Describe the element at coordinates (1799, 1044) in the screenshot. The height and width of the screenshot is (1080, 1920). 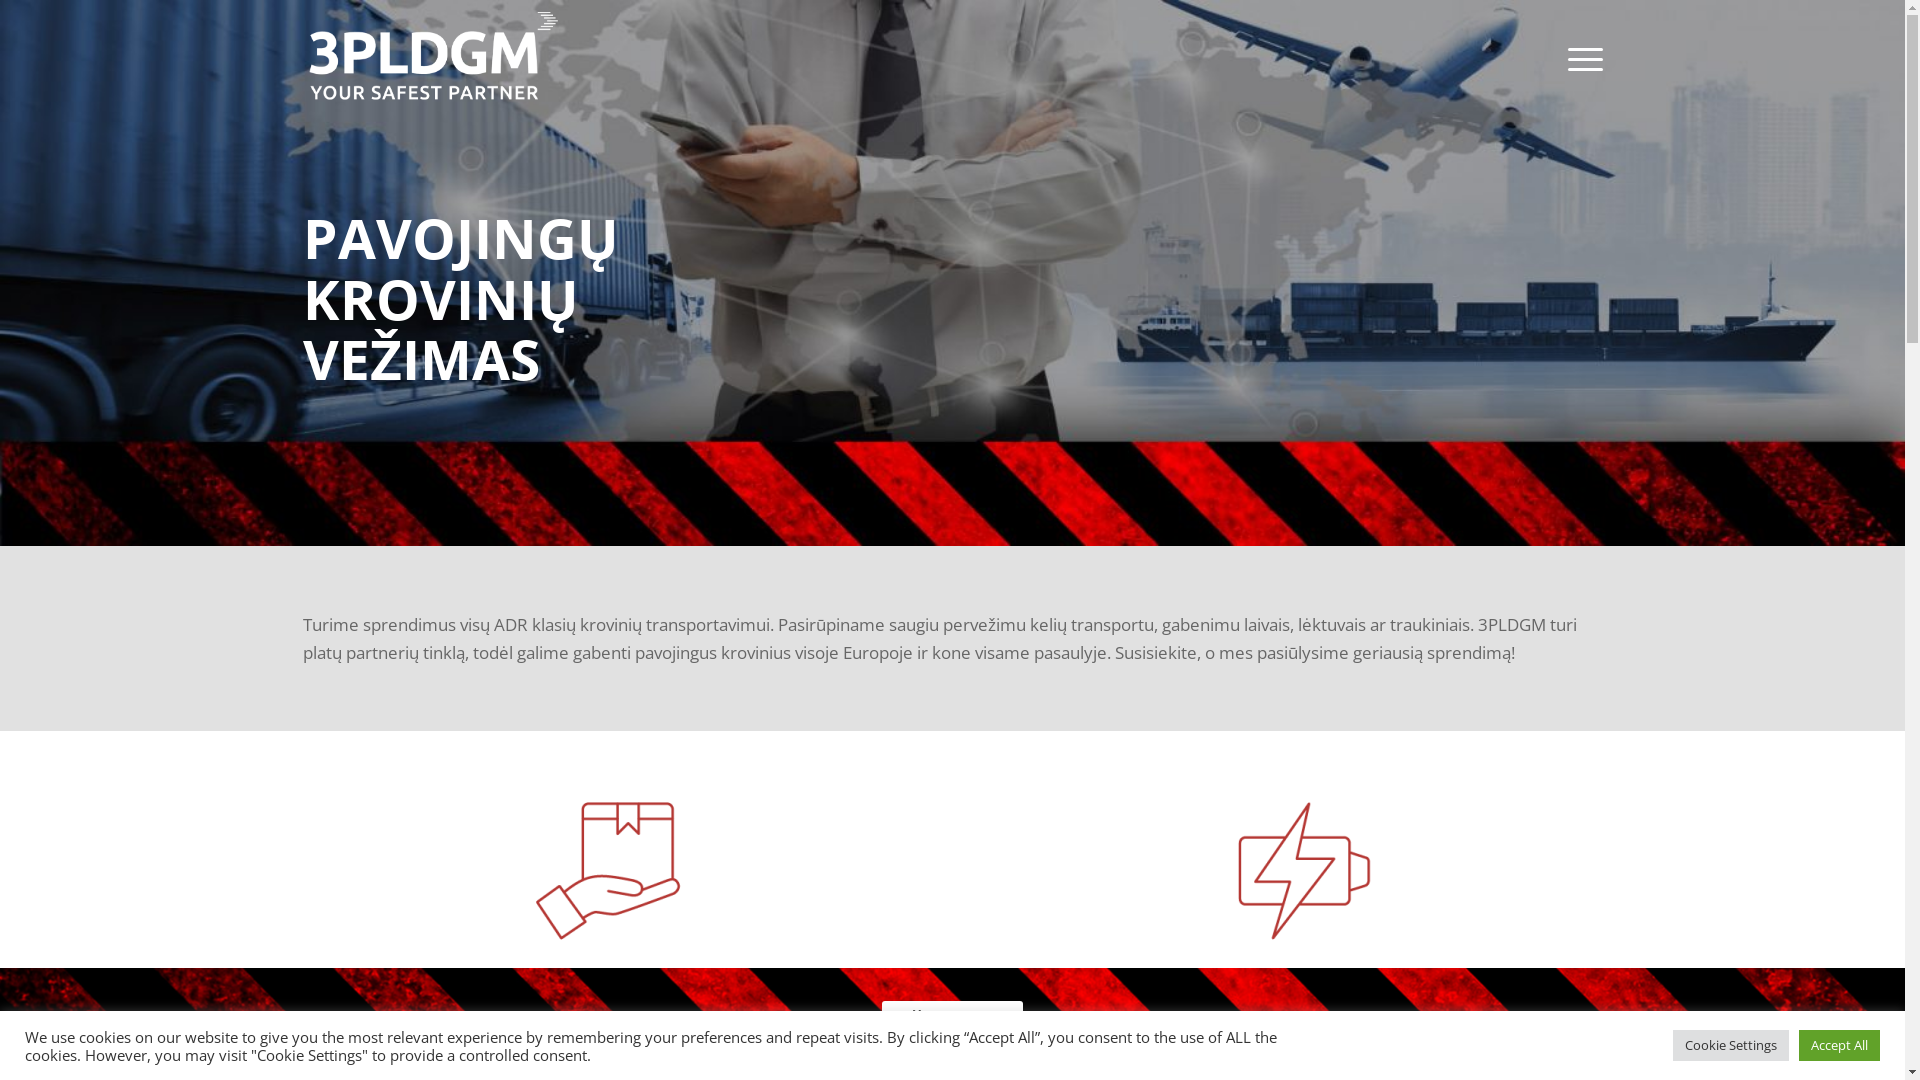
I see `'Accept All'` at that location.